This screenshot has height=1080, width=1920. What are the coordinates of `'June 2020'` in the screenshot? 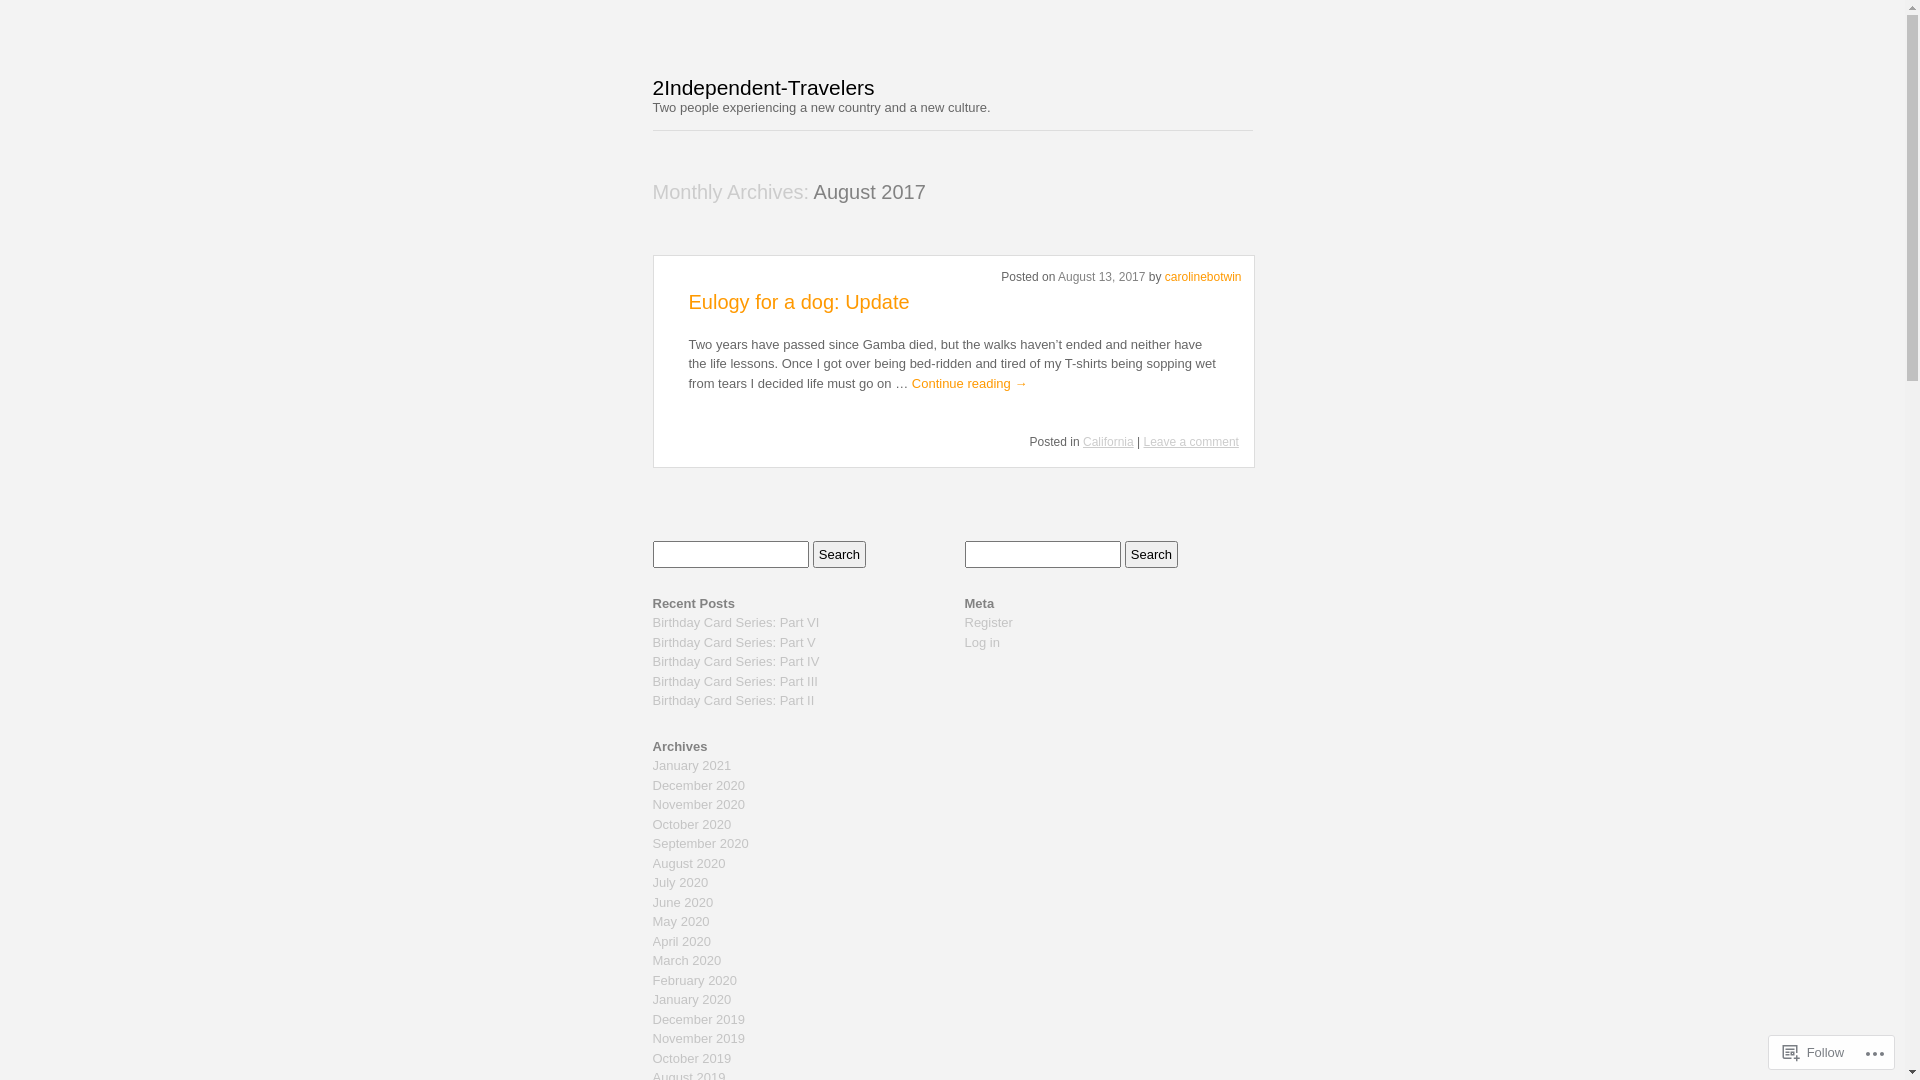 It's located at (682, 902).